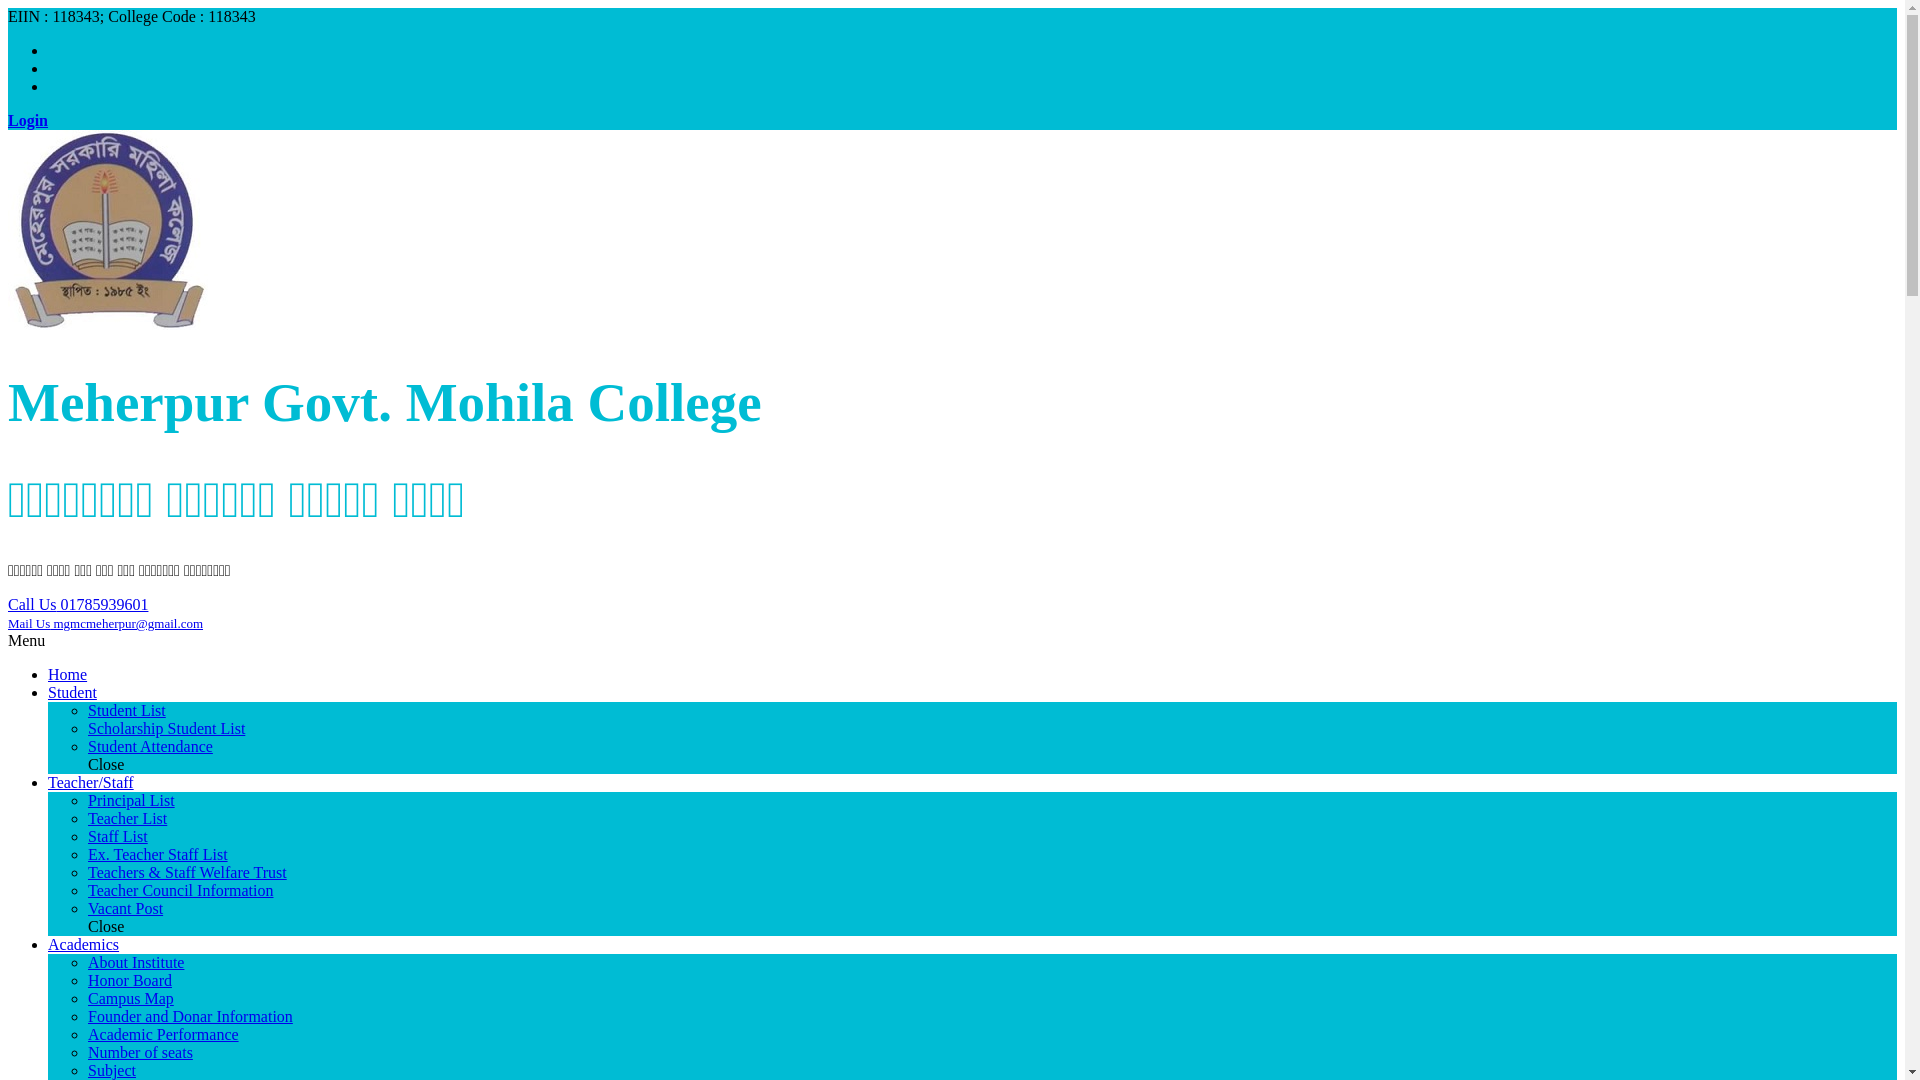 The width and height of the screenshot is (1920, 1080). Describe the element at coordinates (86, 998) in the screenshot. I see `'Campus Map'` at that location.